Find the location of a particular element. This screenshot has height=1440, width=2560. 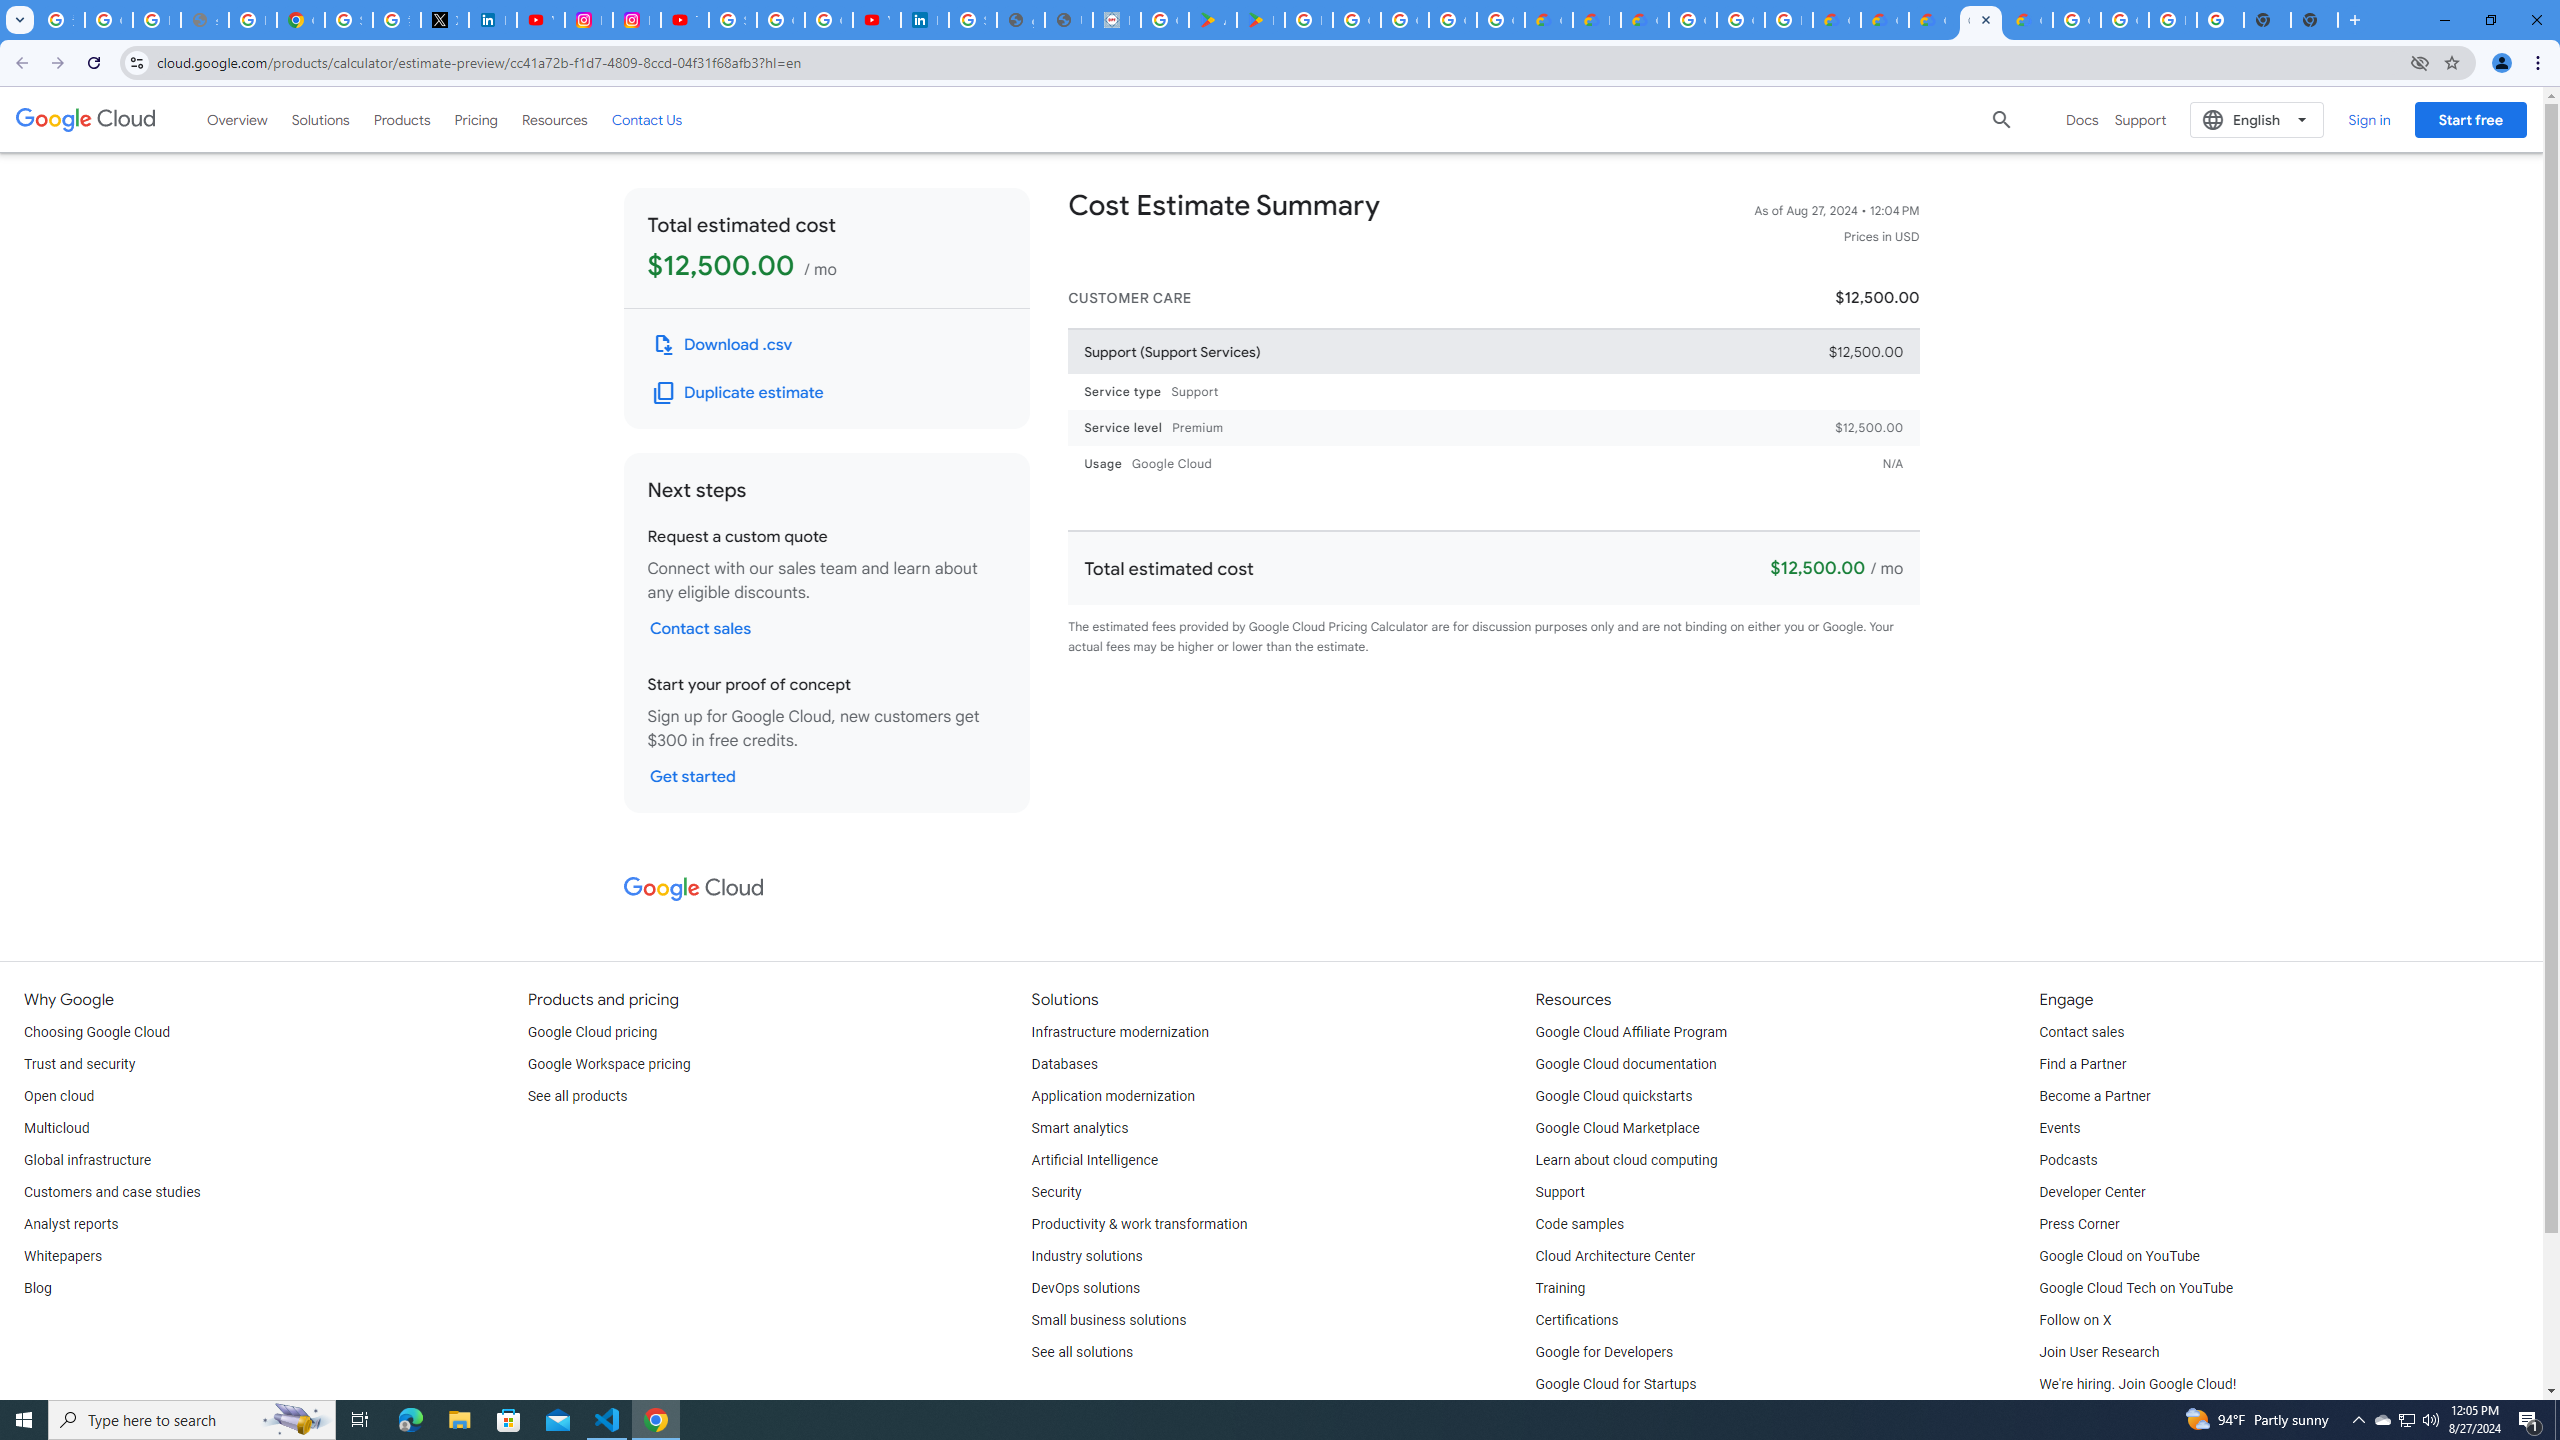

'Duplicate this estimate' is located at coordinates (738, 392).